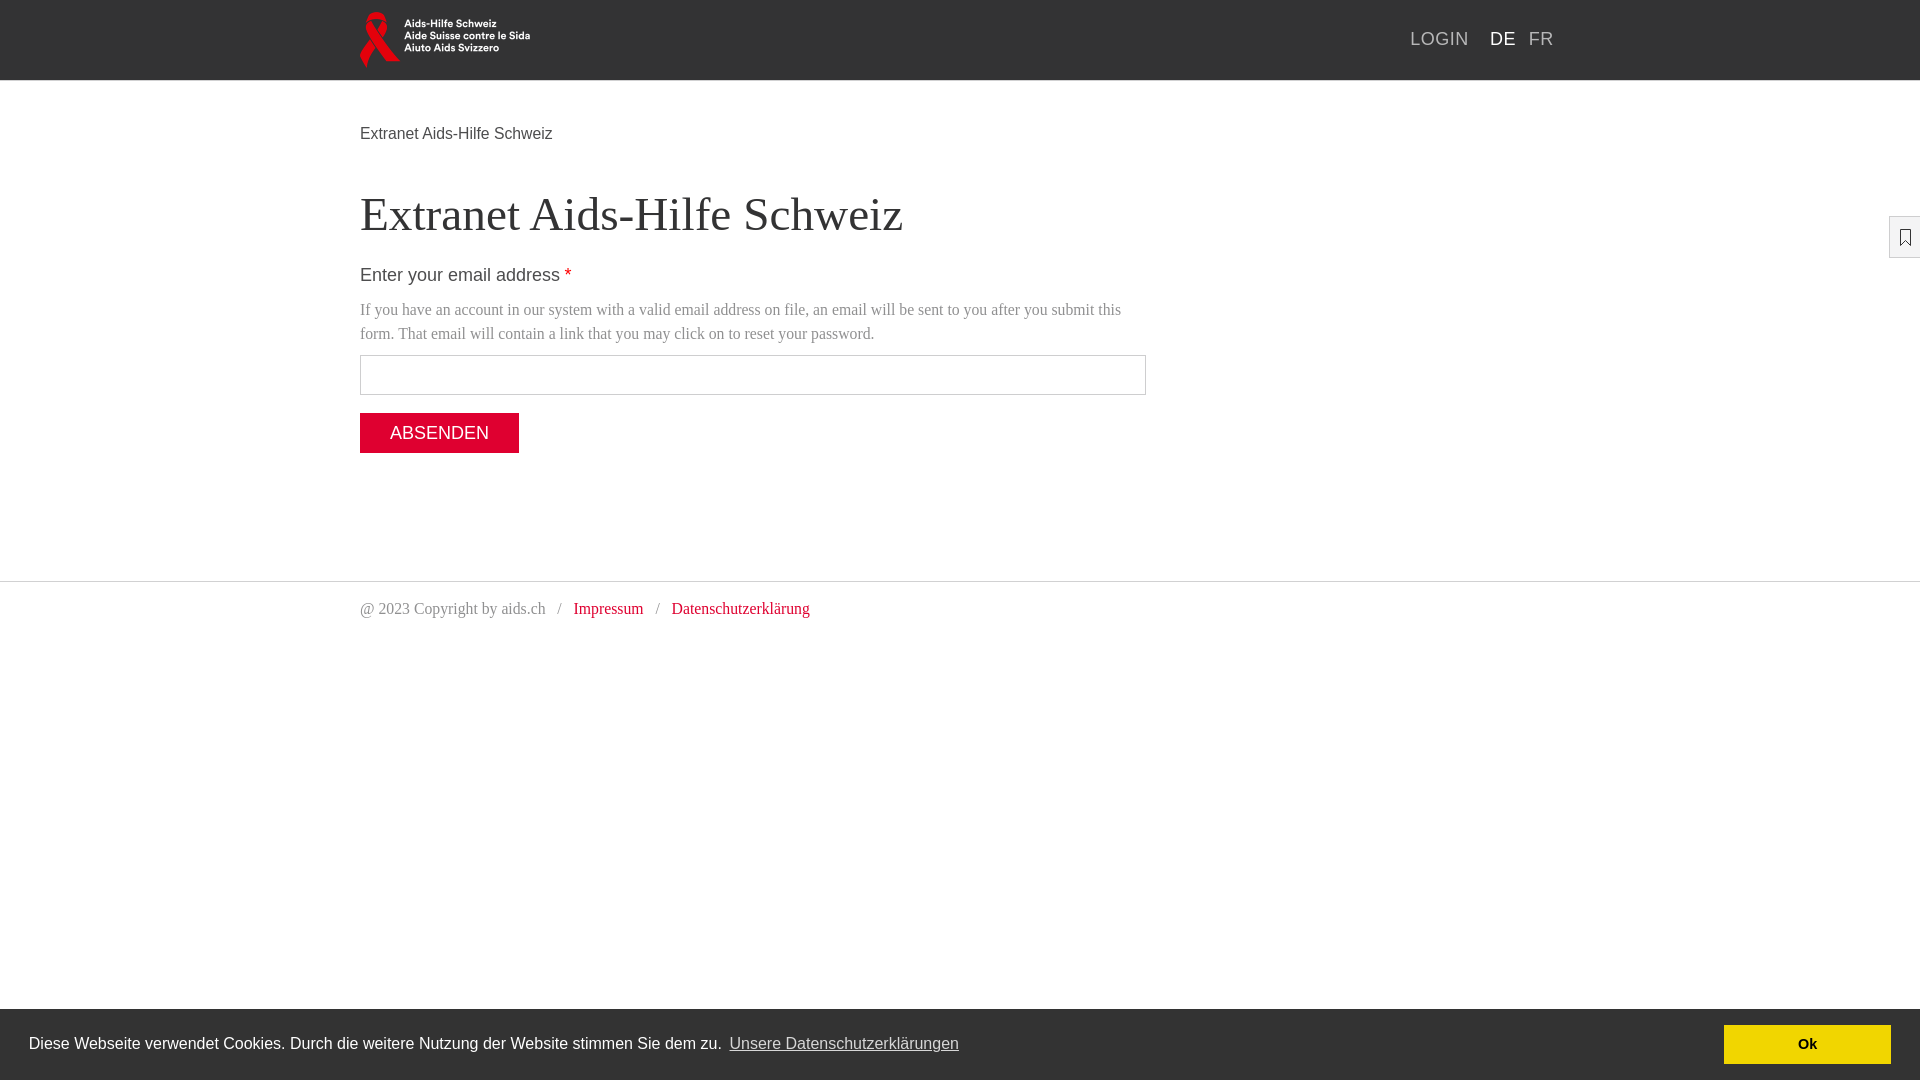 The image size is (1920, 1080). What do you see at coordinates (1438, 39) in the screenshot?
I see `'LOGIN'` at bounding box center [1438, 39].